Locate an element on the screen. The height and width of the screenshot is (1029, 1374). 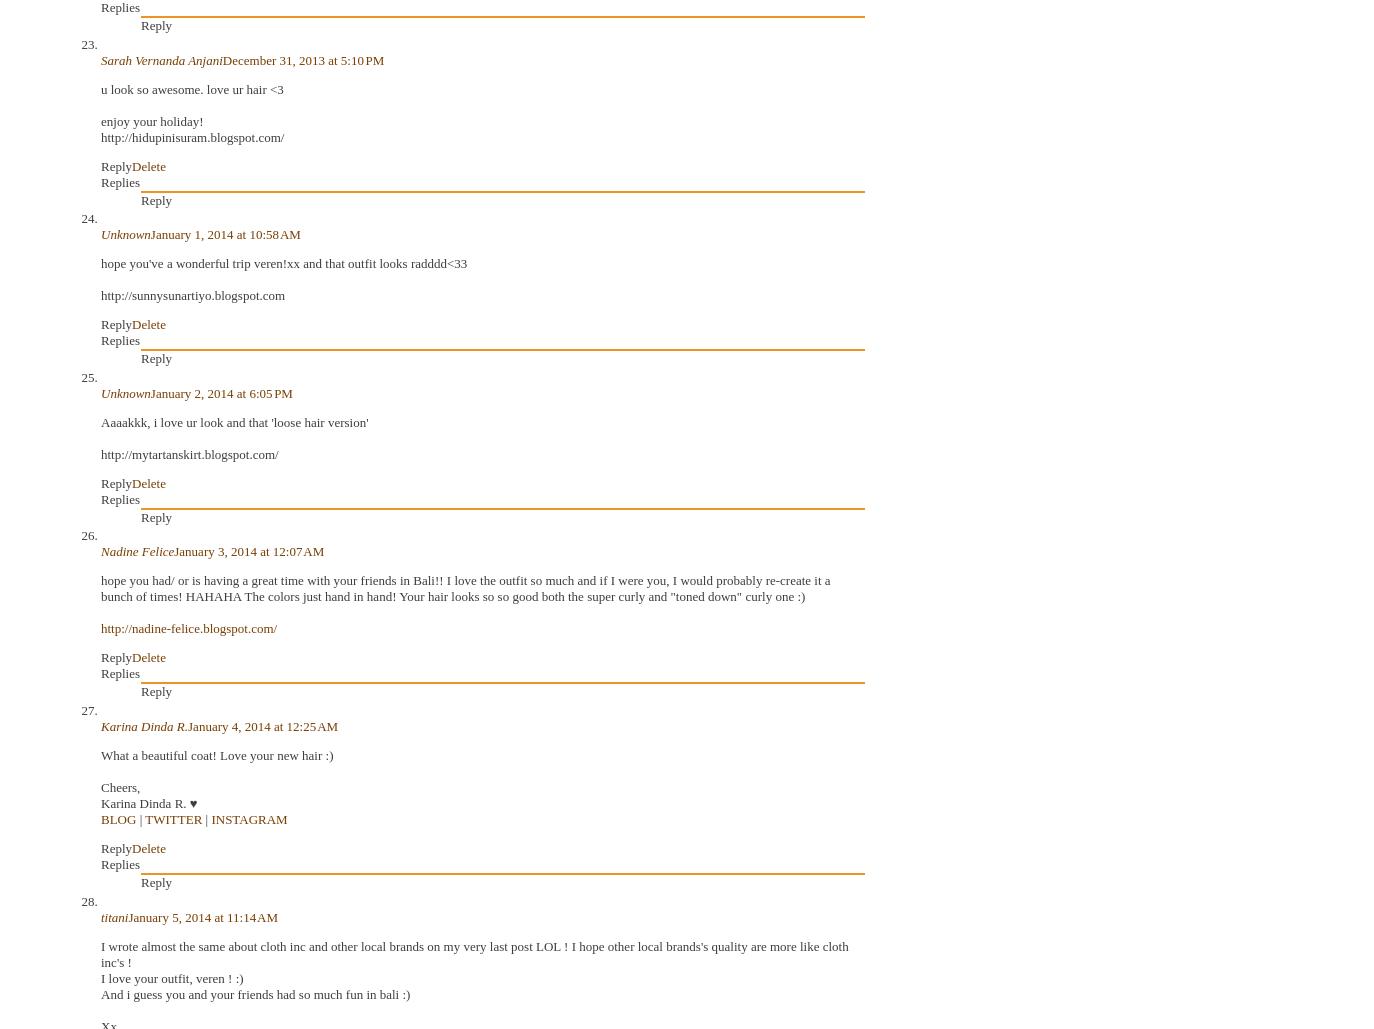
'Nadine Felice' is located at coordinates (136, 550).